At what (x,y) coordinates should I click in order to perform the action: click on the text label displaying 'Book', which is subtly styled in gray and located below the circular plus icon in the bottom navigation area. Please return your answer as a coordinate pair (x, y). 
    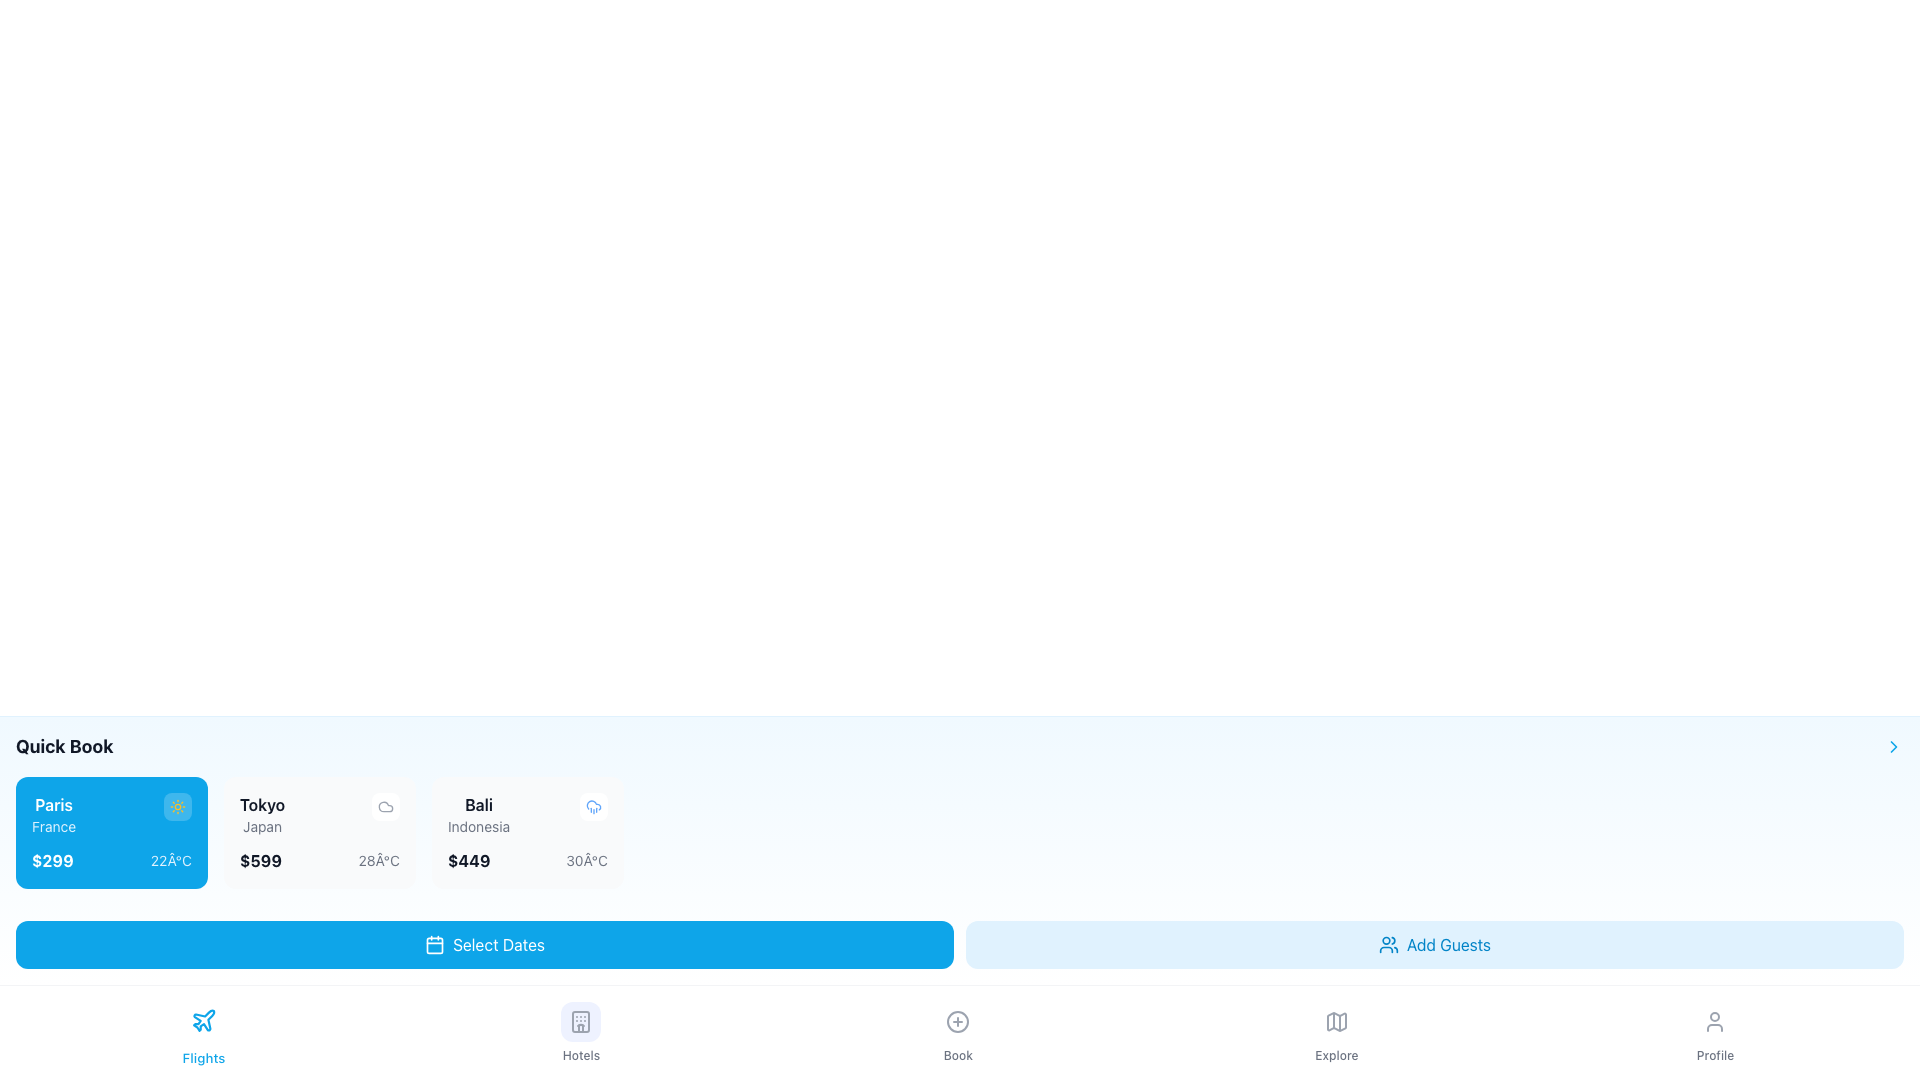
    Looking at the image, I should click on (957, 1055).